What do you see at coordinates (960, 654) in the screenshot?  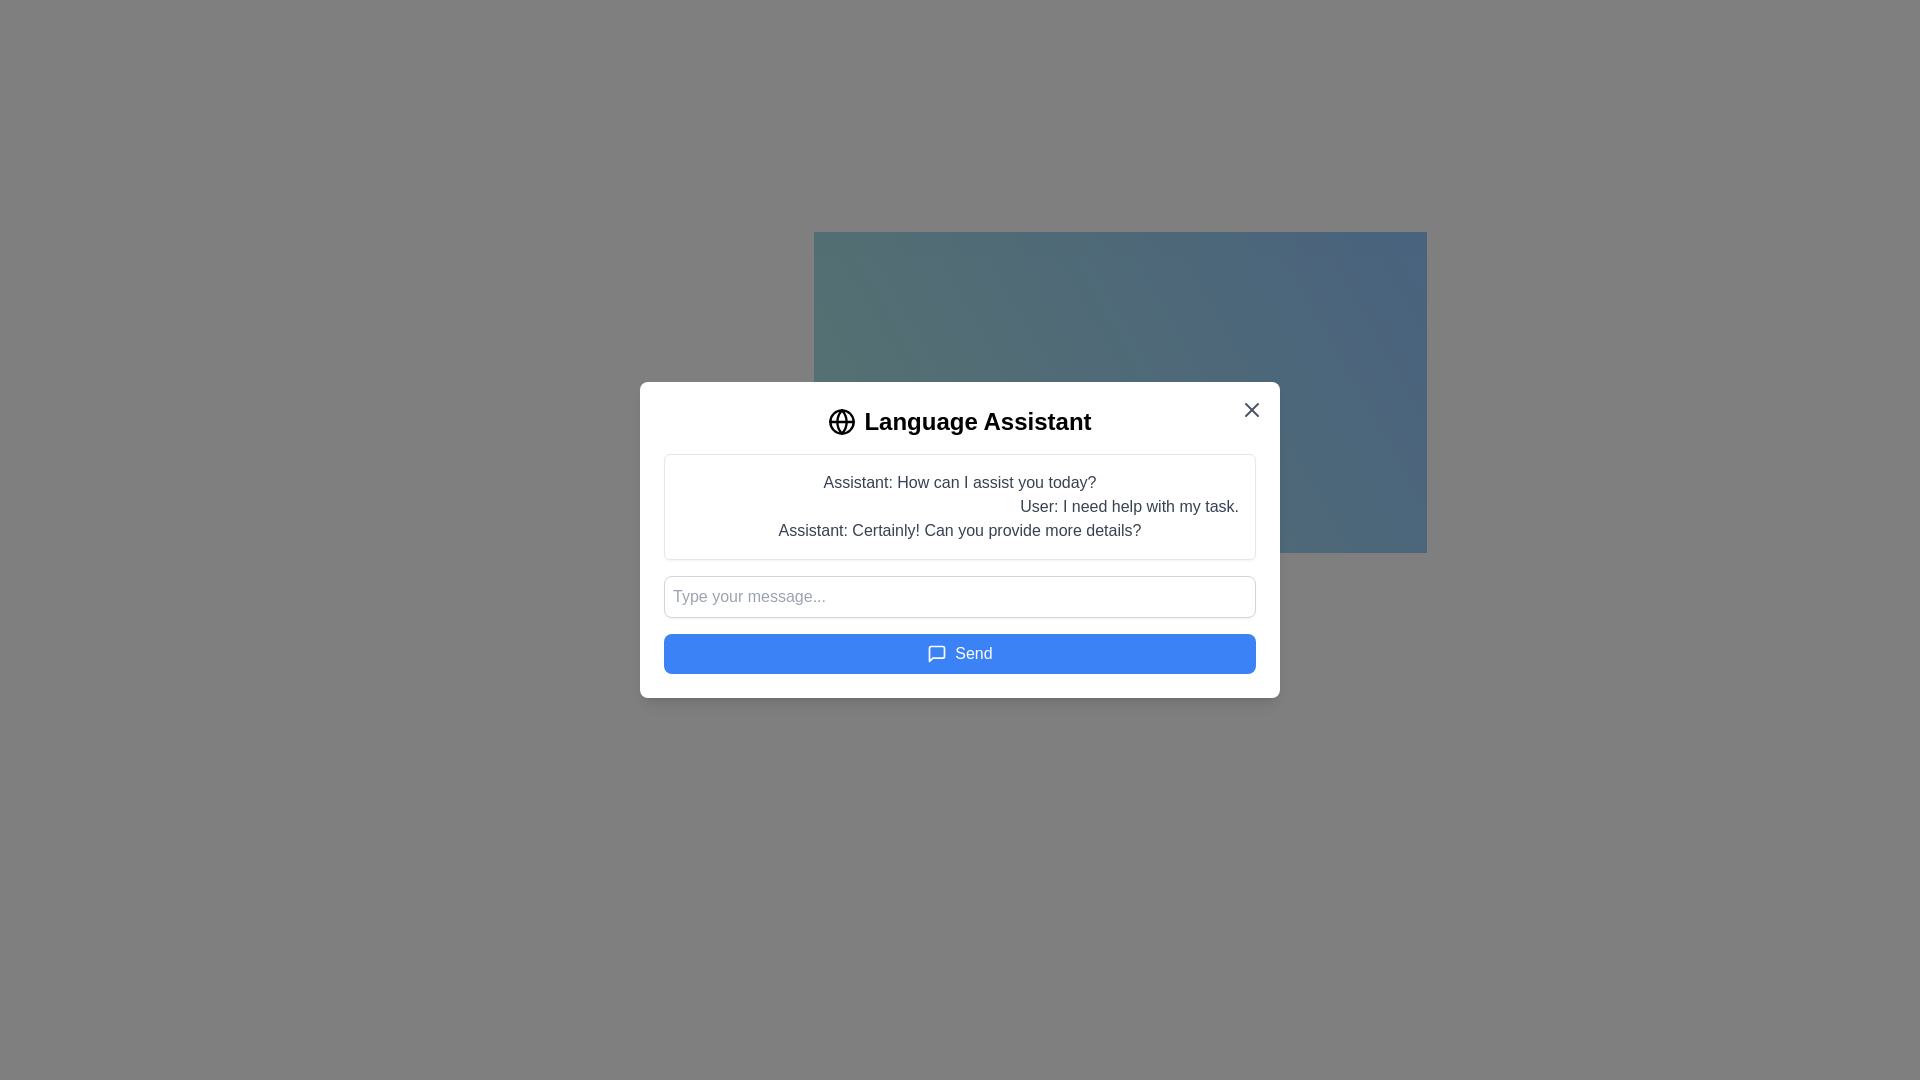 I see `the wide rectangular button with a blue background and white text labeled 'Send' to send a message` at bounding box center [960, 654].